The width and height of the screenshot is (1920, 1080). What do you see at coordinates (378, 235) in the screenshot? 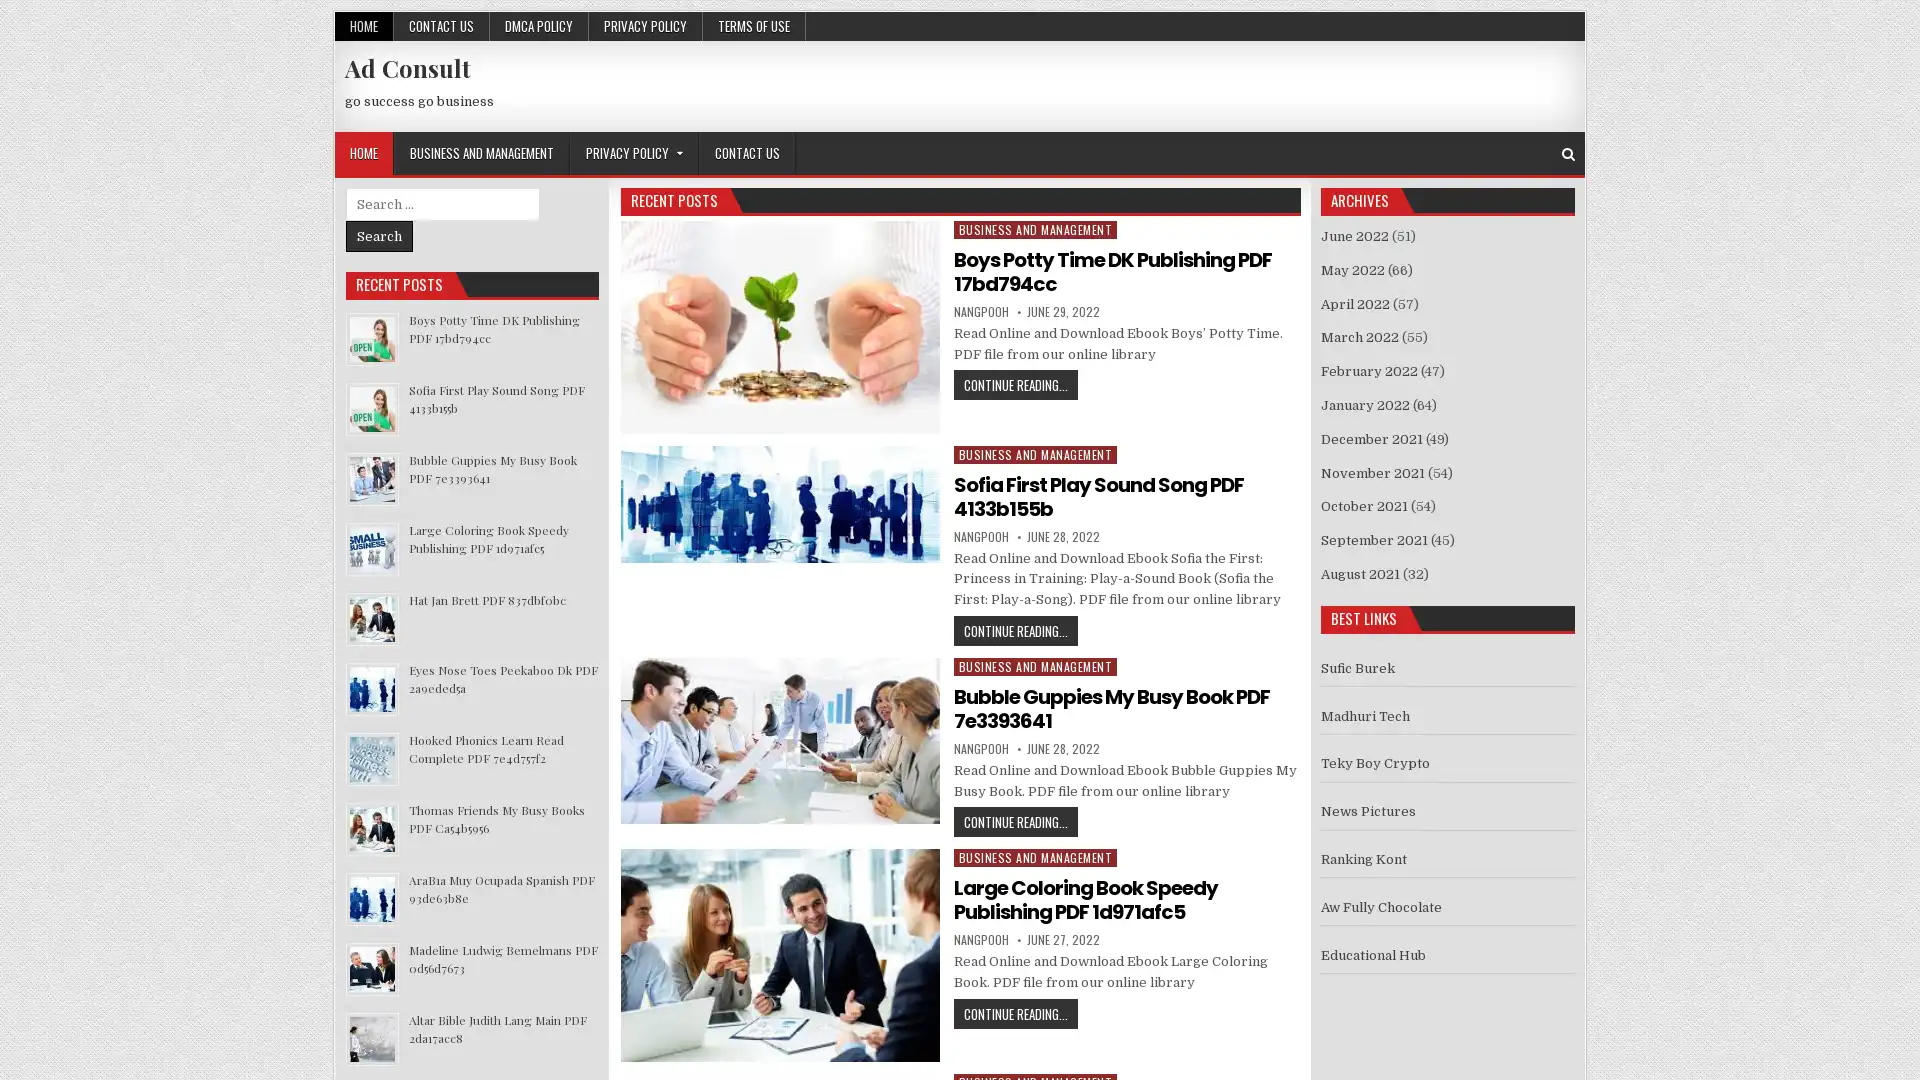
I see `Search` at bounding box center [378, 235].